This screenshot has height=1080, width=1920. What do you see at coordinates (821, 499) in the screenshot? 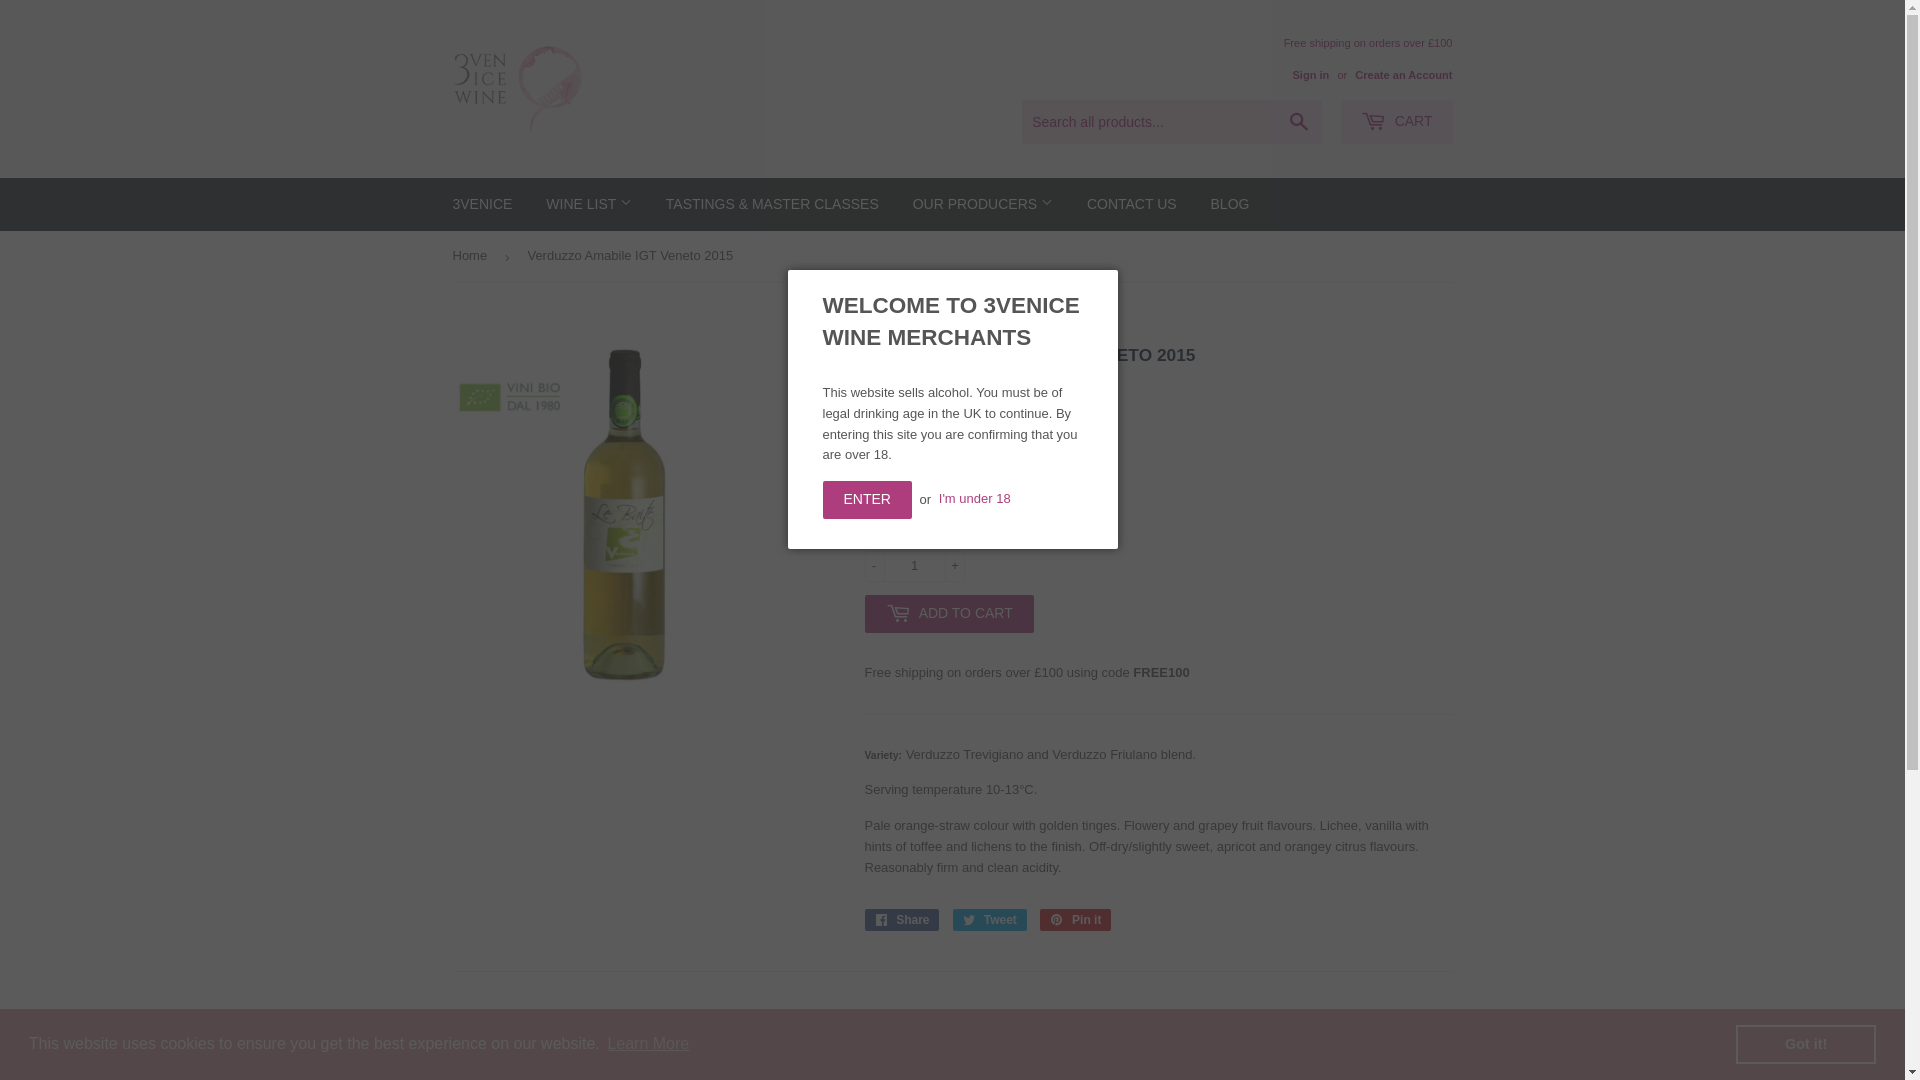
I see `'ENTER'` at bounding box center [821, 499].